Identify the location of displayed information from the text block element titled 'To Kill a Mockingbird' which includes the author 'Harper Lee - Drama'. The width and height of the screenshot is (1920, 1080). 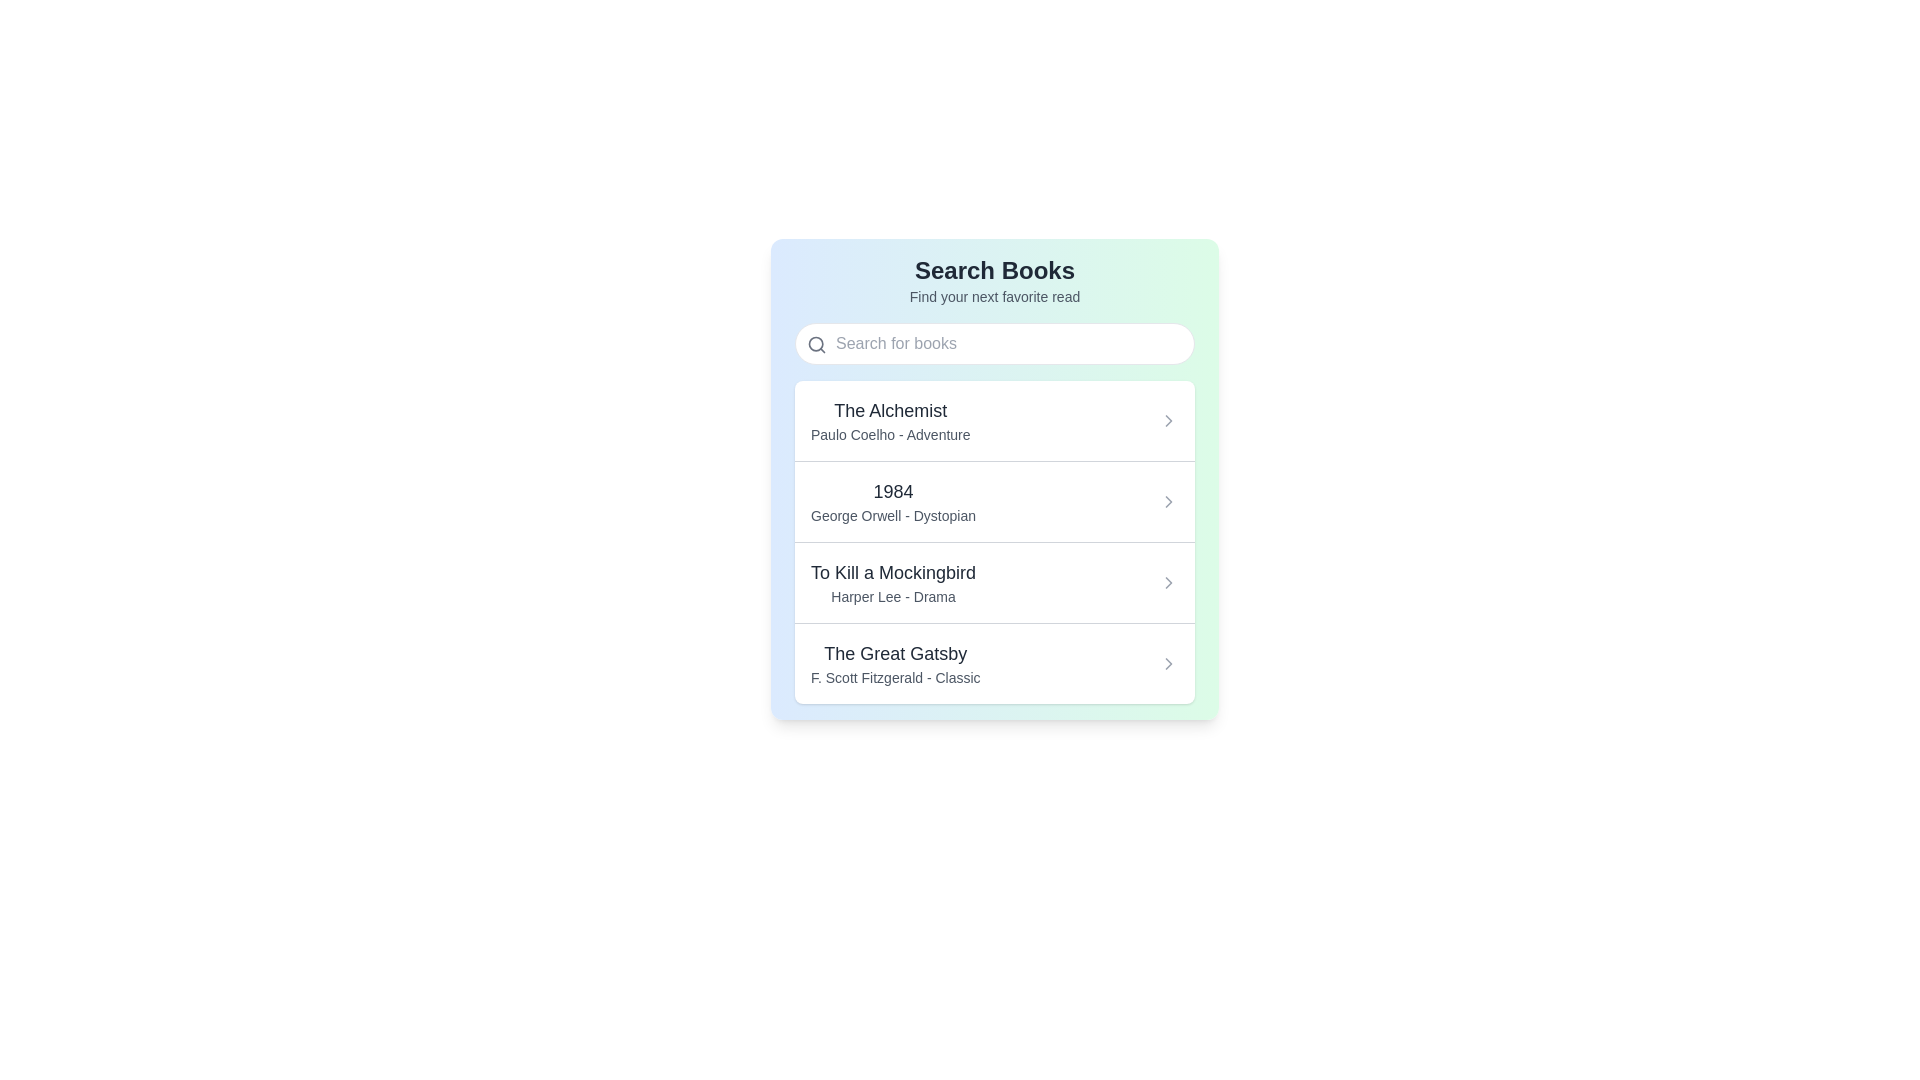
(892, 582).